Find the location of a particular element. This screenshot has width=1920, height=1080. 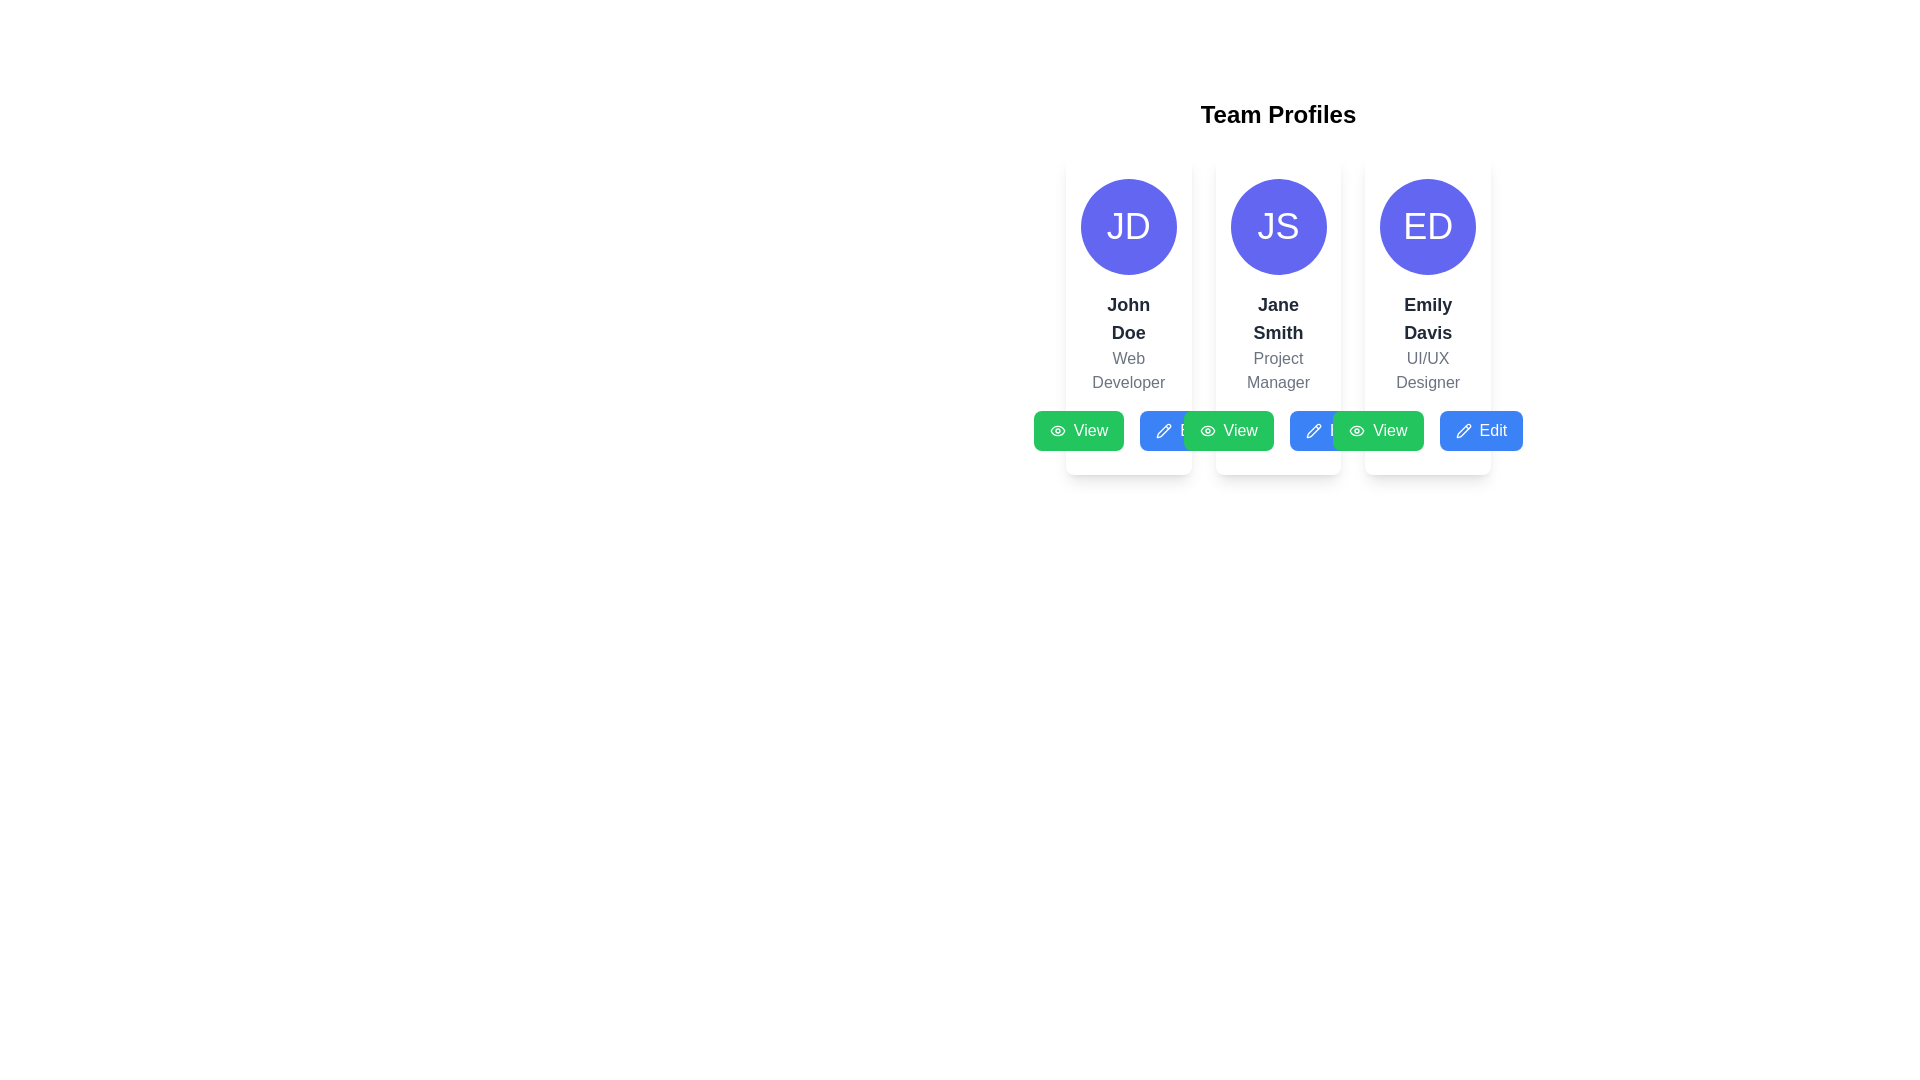

the Static Text Label that indicates the role 'UI/UX Designer' located below 'Emily Davis' and above the 'View' and 'Edit' buttons is located at coordinates (1427, 370).